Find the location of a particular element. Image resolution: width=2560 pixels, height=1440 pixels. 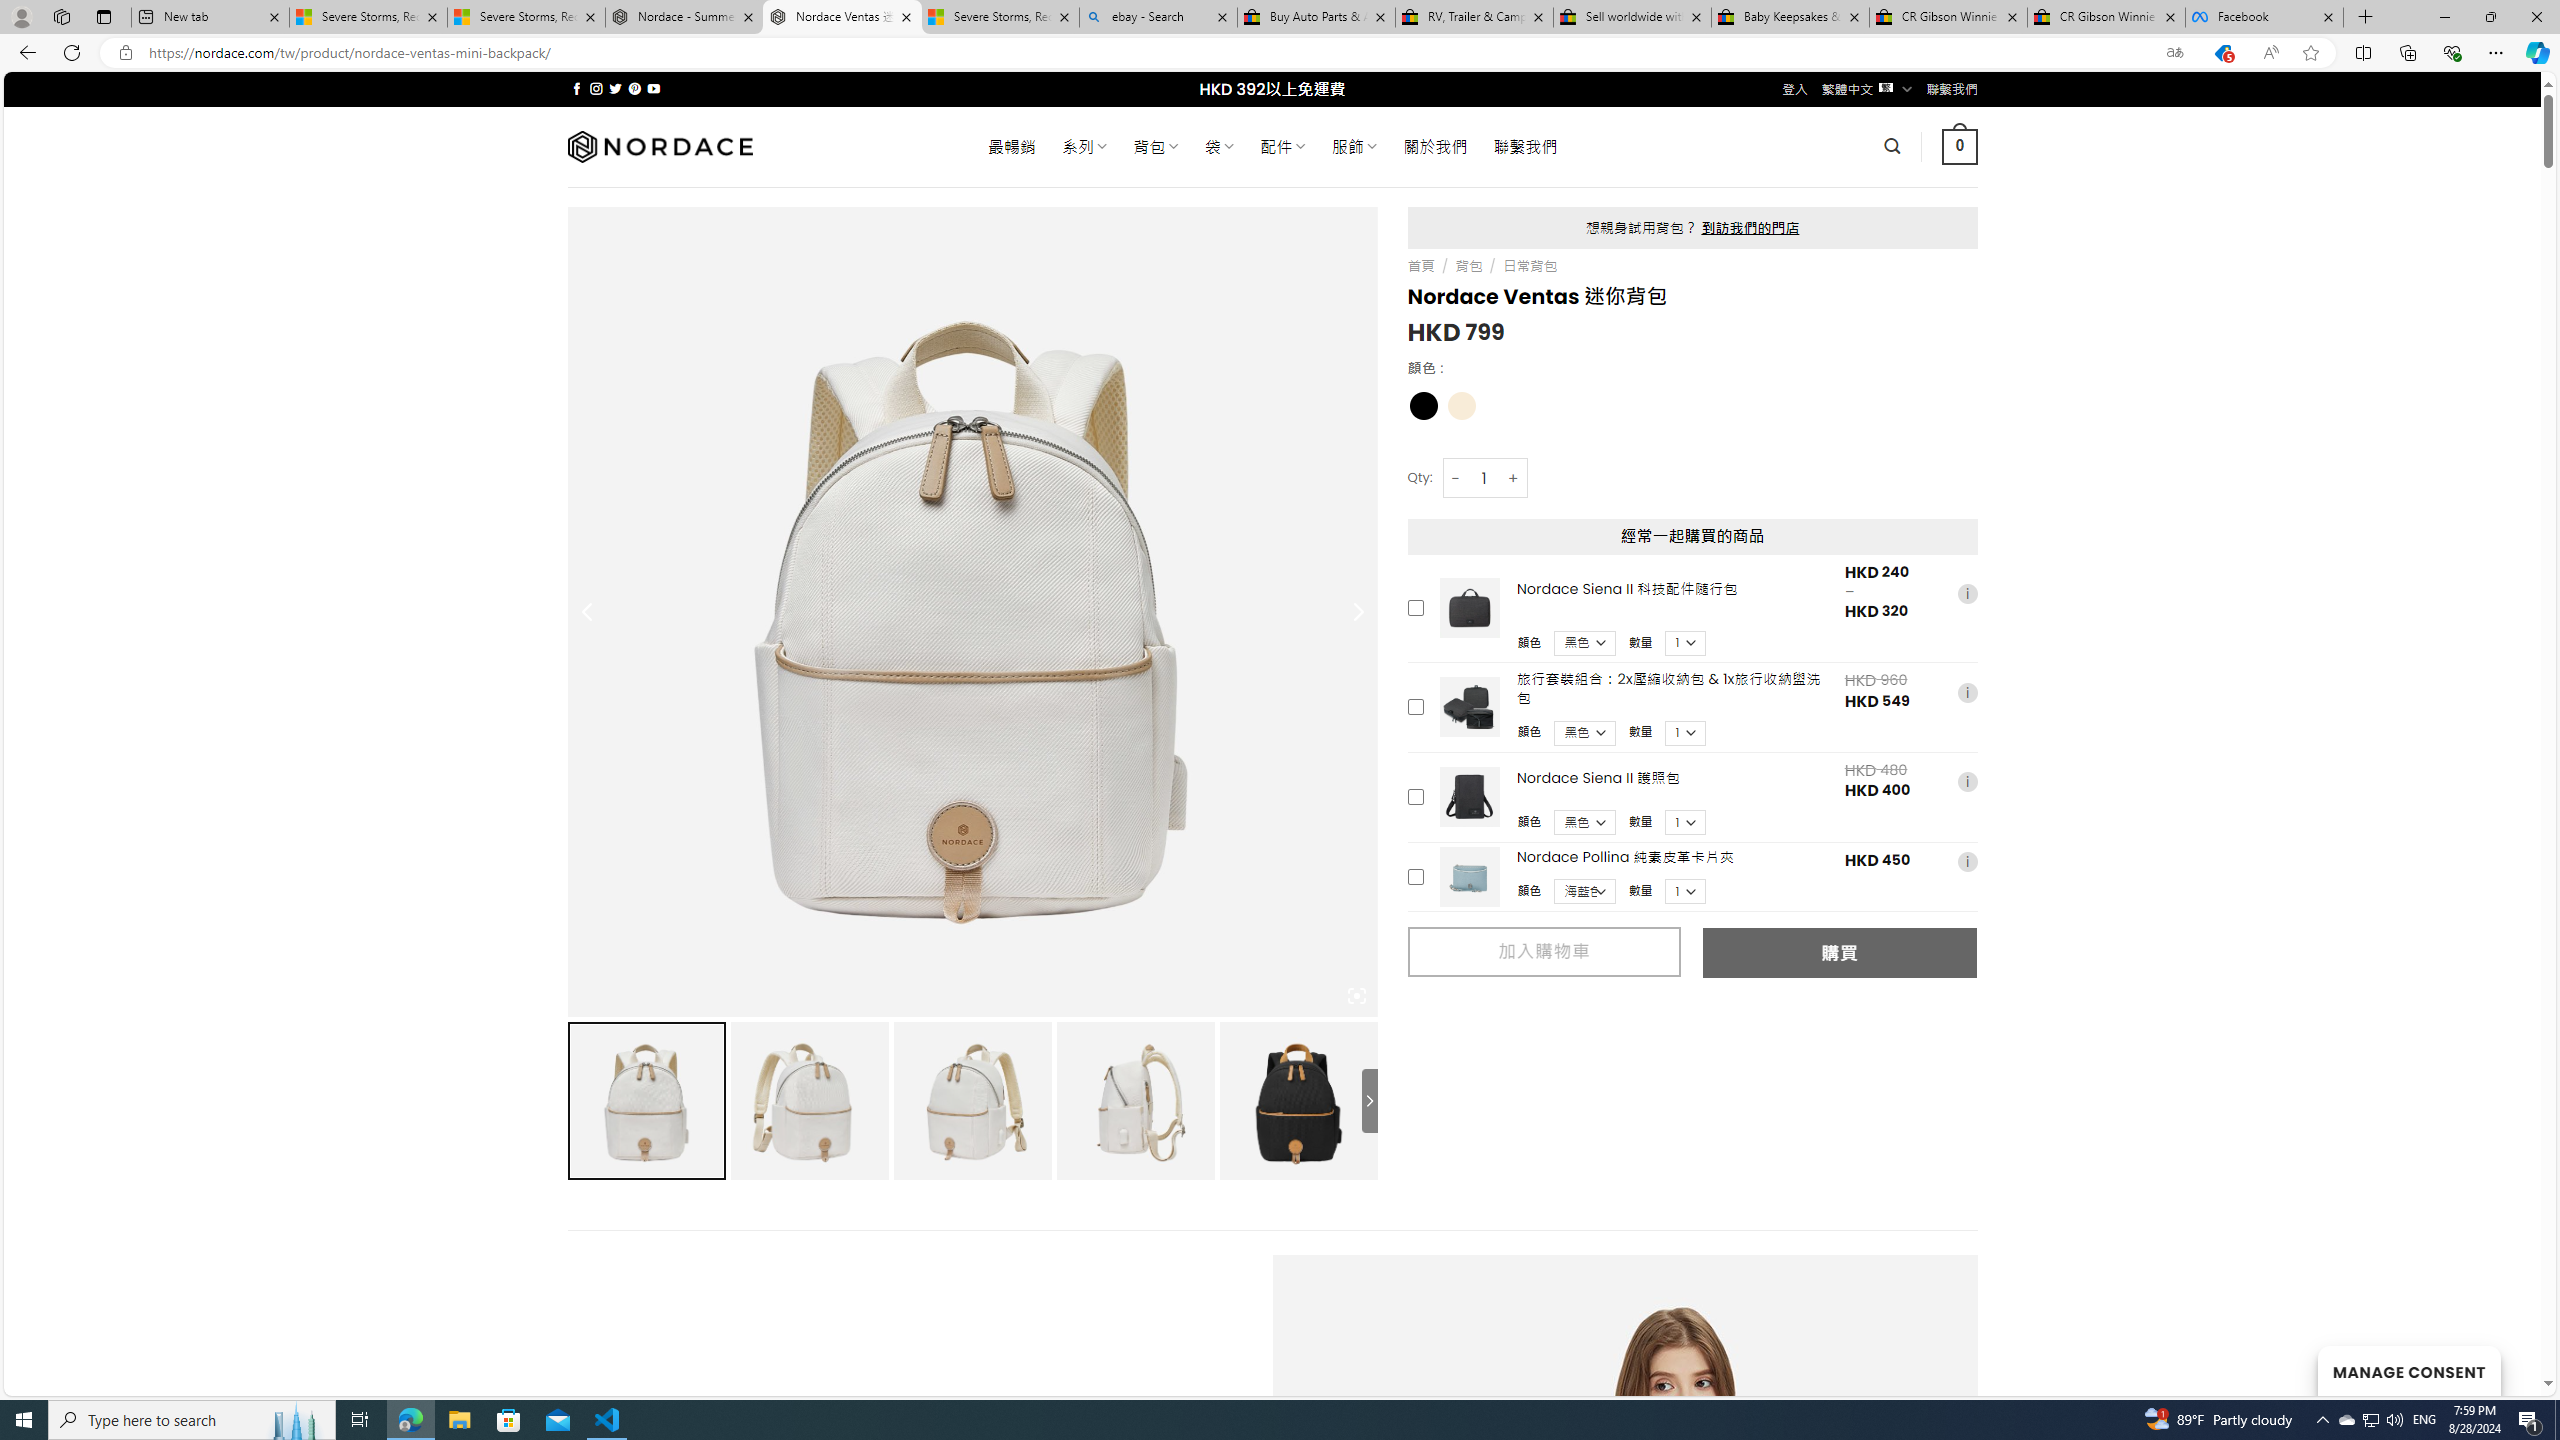

'Facebook' is located at coordinates (2263, 16).